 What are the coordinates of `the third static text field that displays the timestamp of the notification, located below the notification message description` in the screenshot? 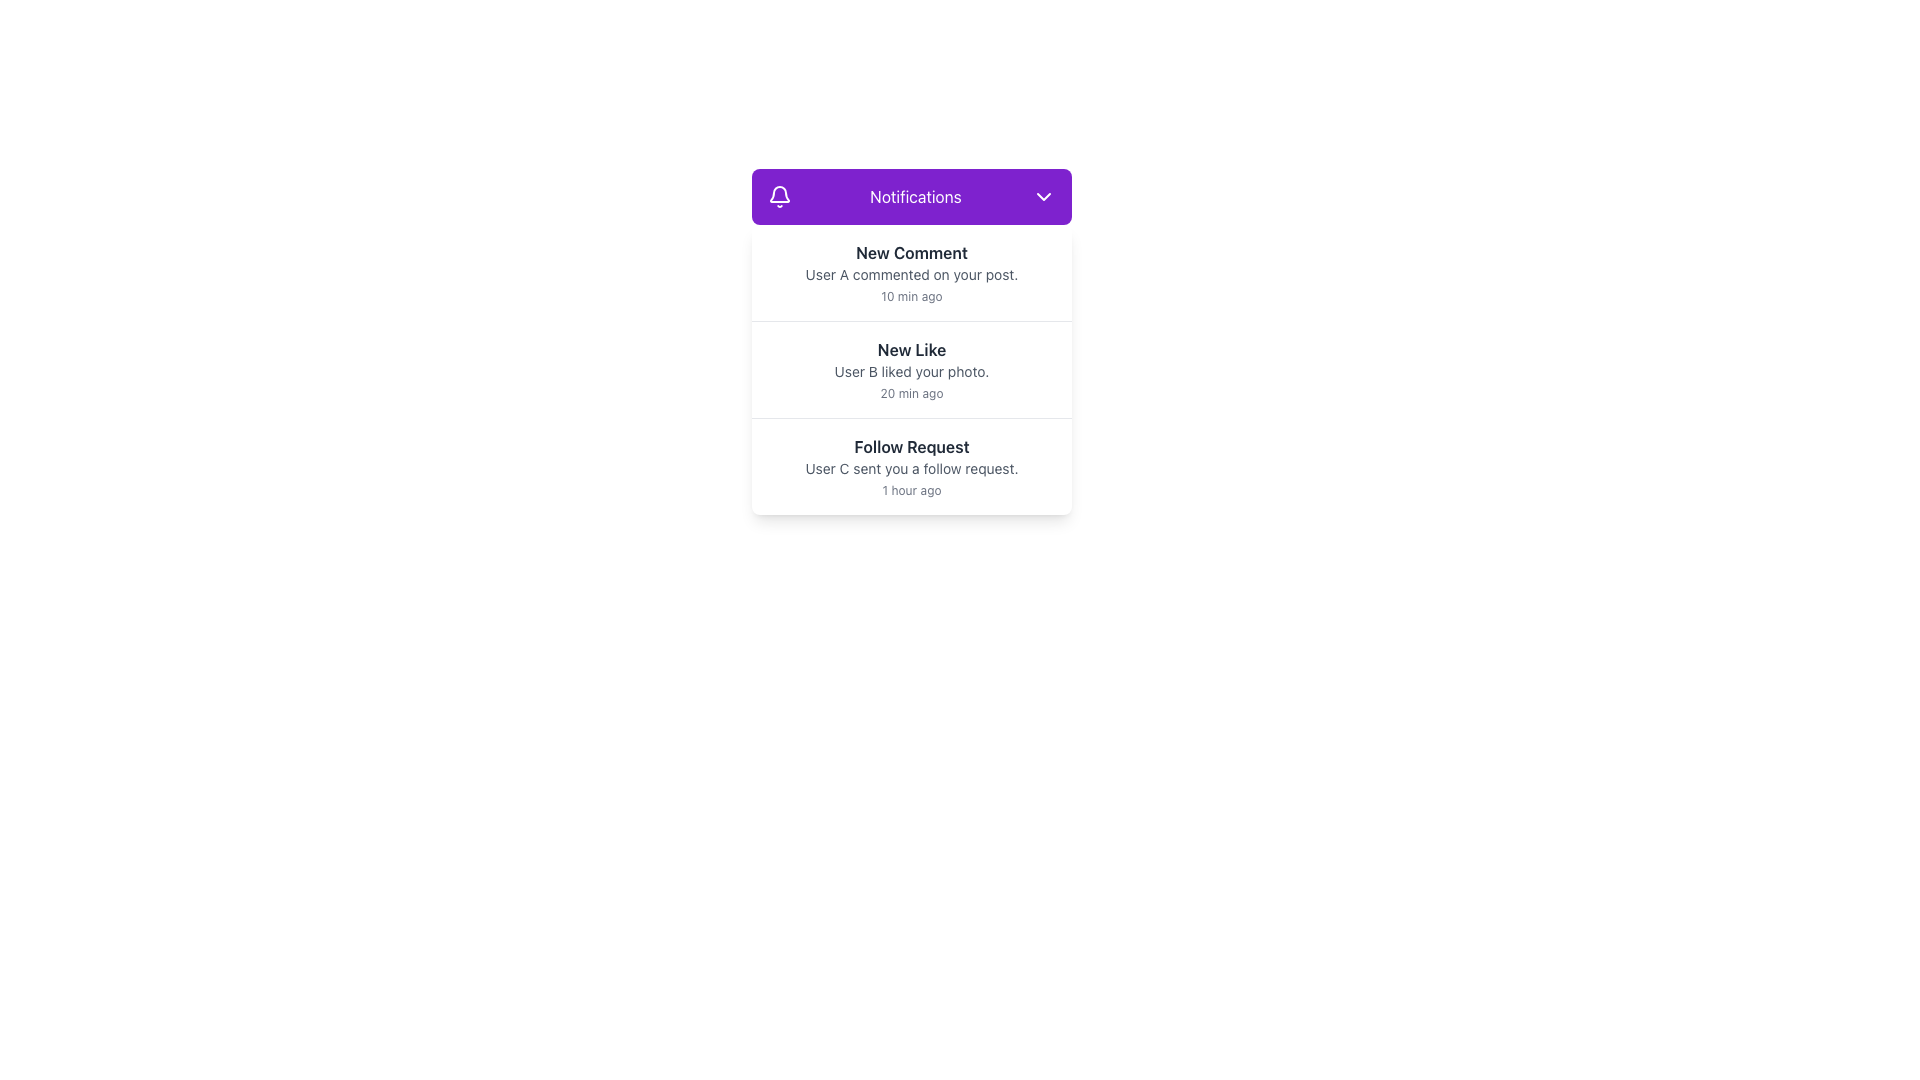 It's located at (911, 490).